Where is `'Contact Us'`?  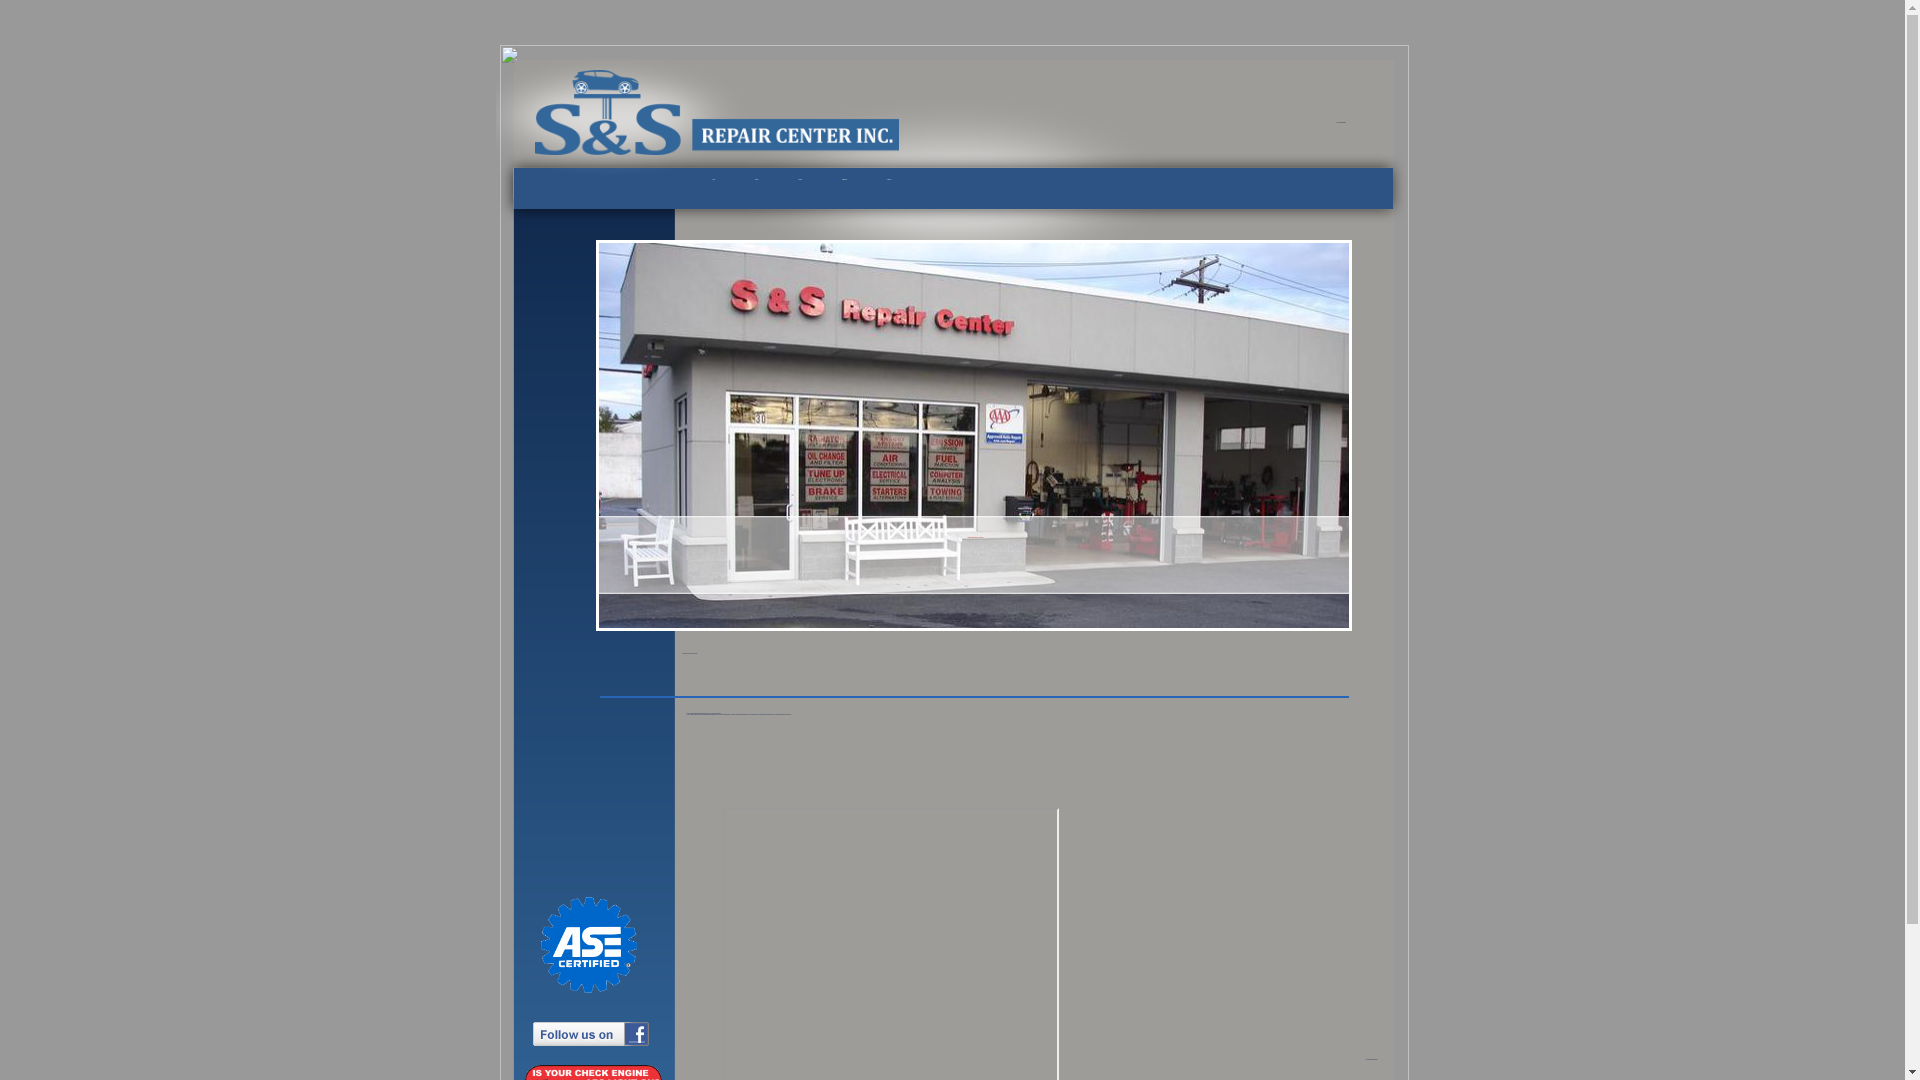
'Contact Us' is located at coordinates (878, 178).